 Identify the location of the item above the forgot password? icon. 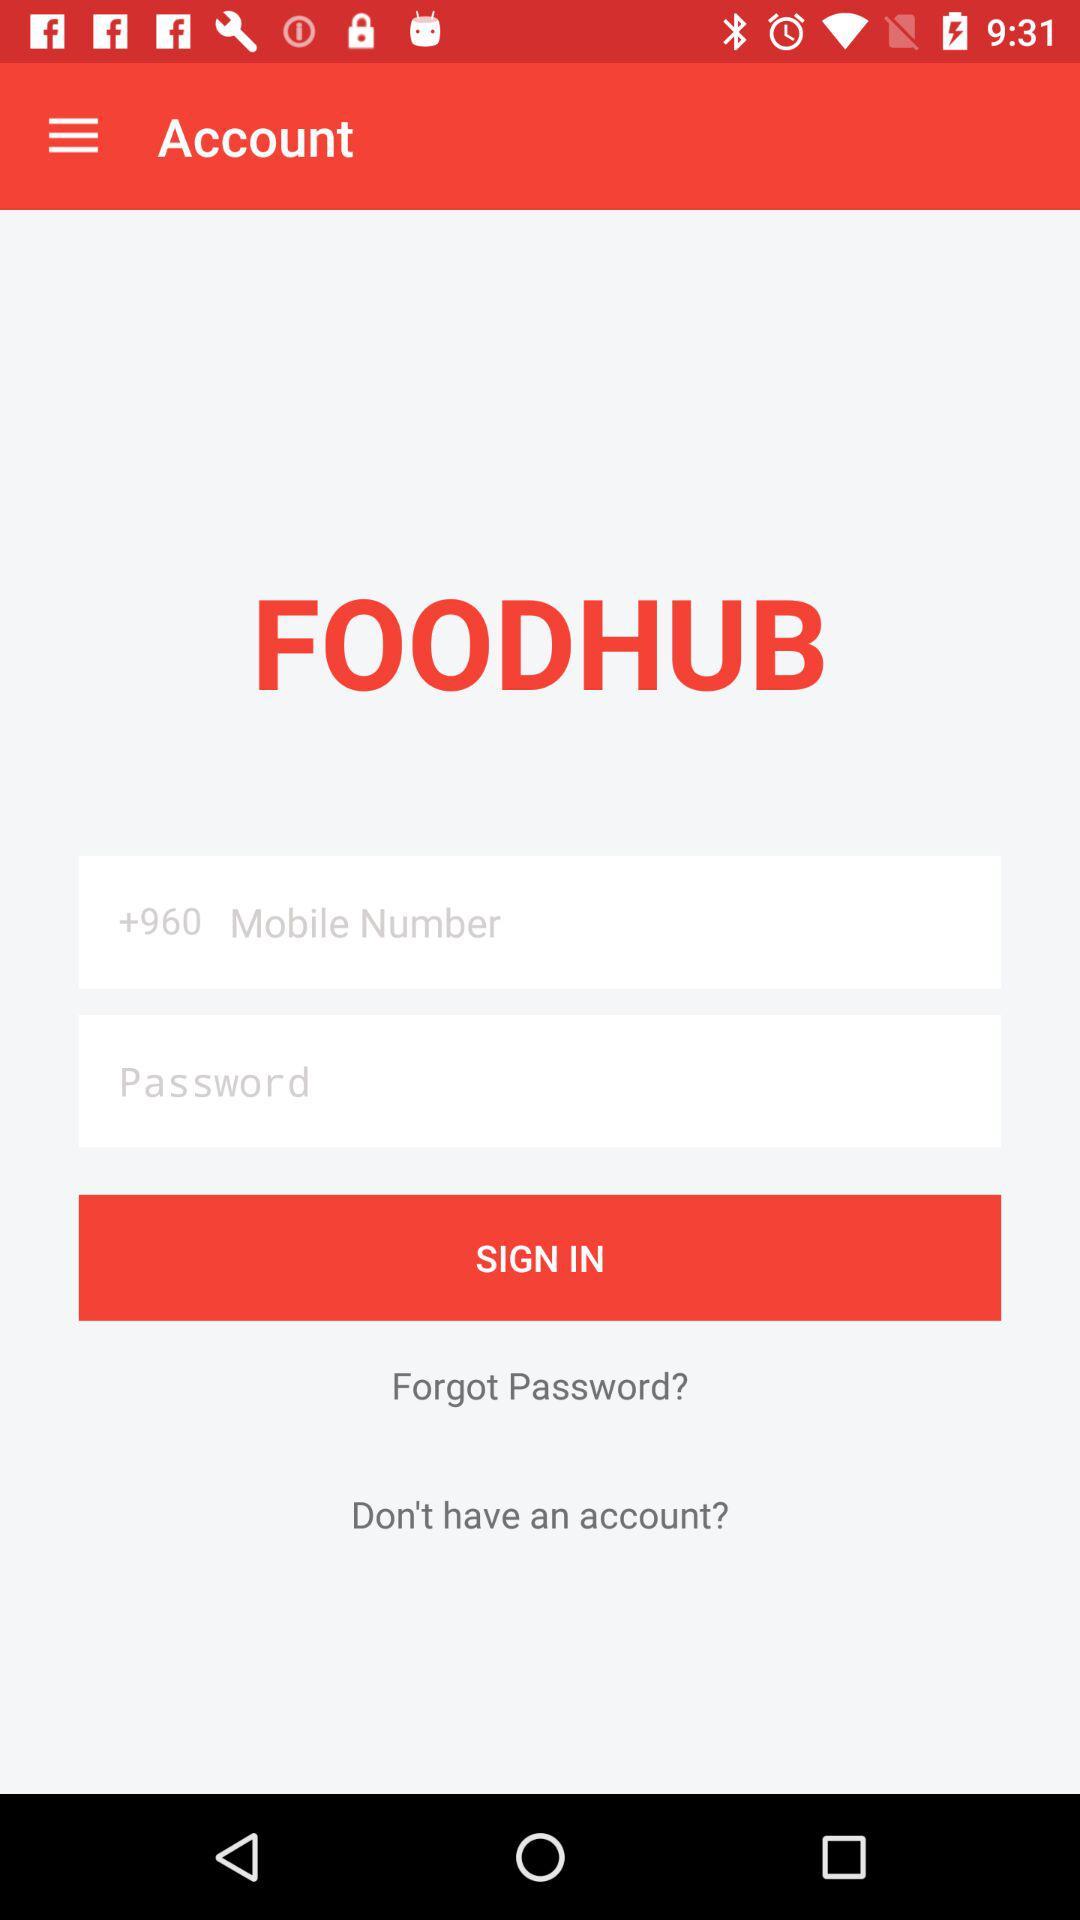
(540, 1256).